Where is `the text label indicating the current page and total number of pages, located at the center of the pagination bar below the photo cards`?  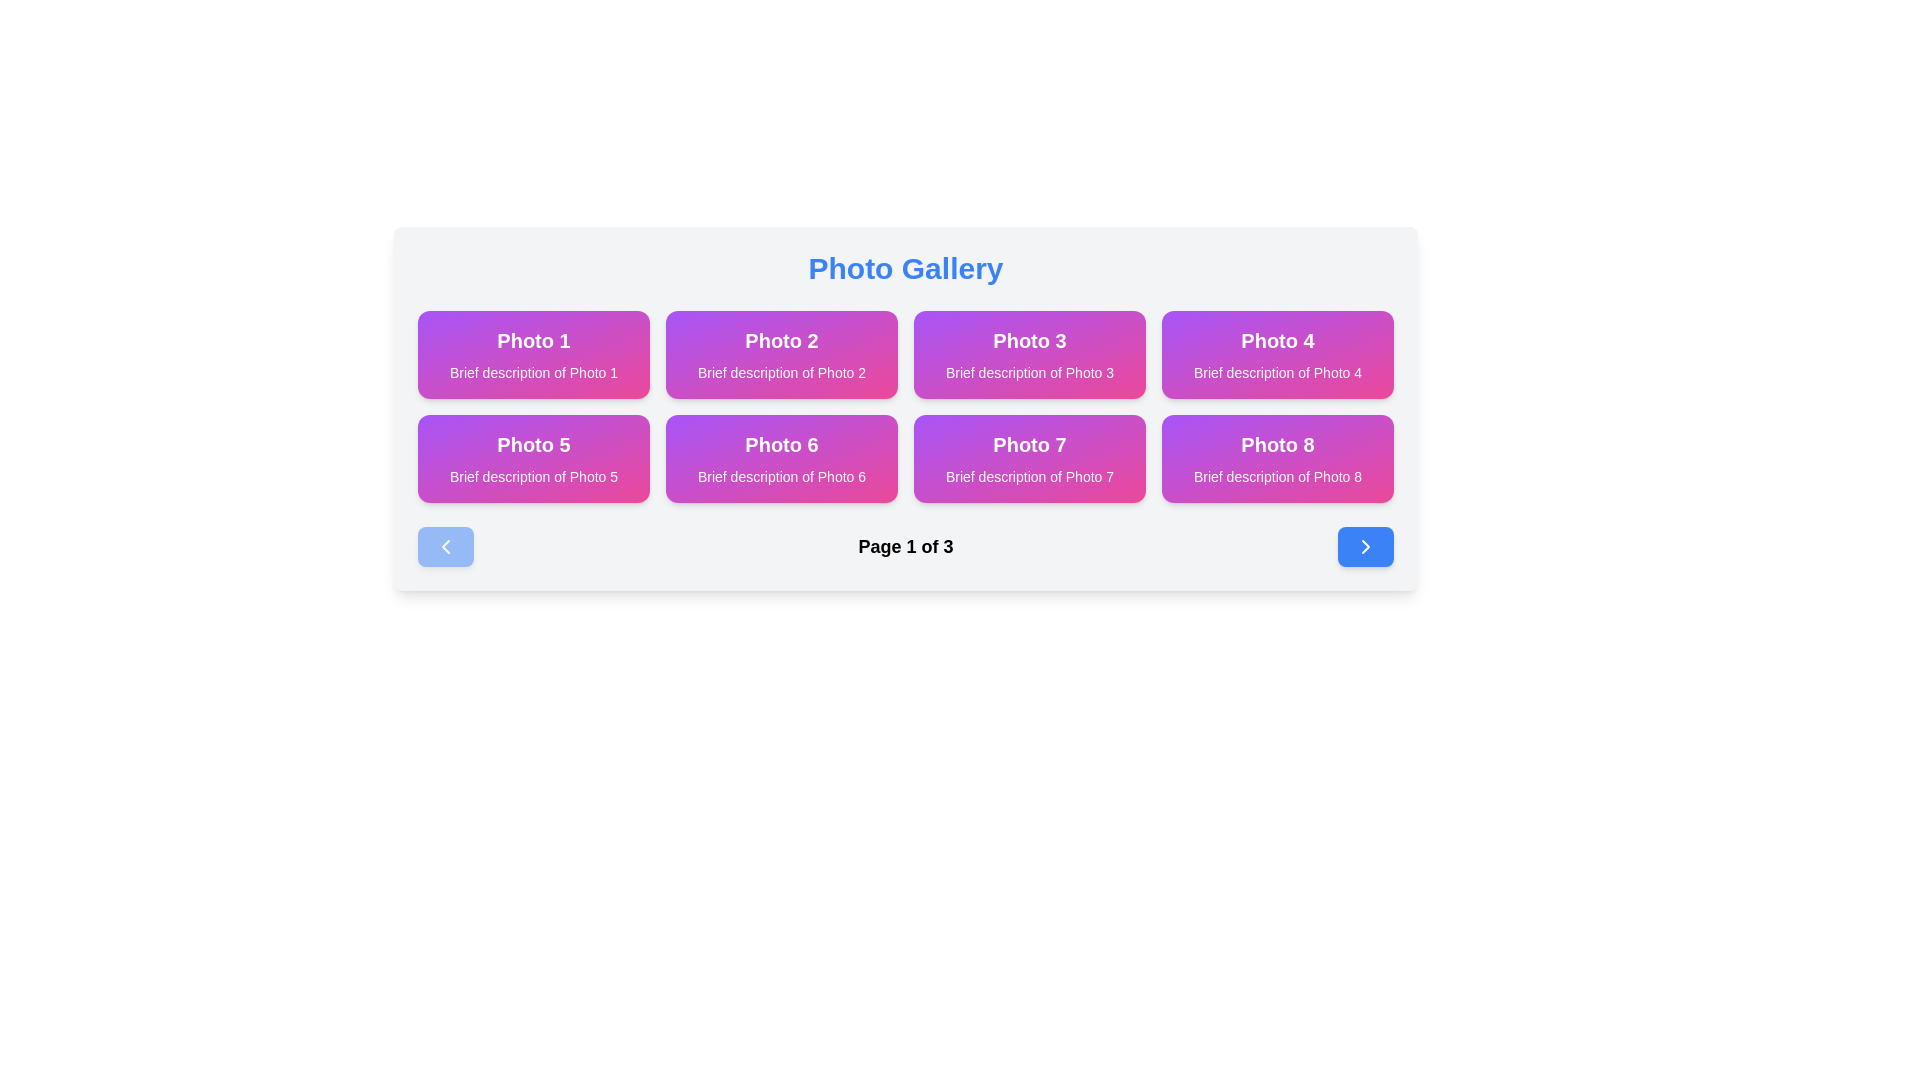 the text label indicating the current page and total number of pages, located at the center of the pagination bar below the photo cards is located at coordinates (905, 547).